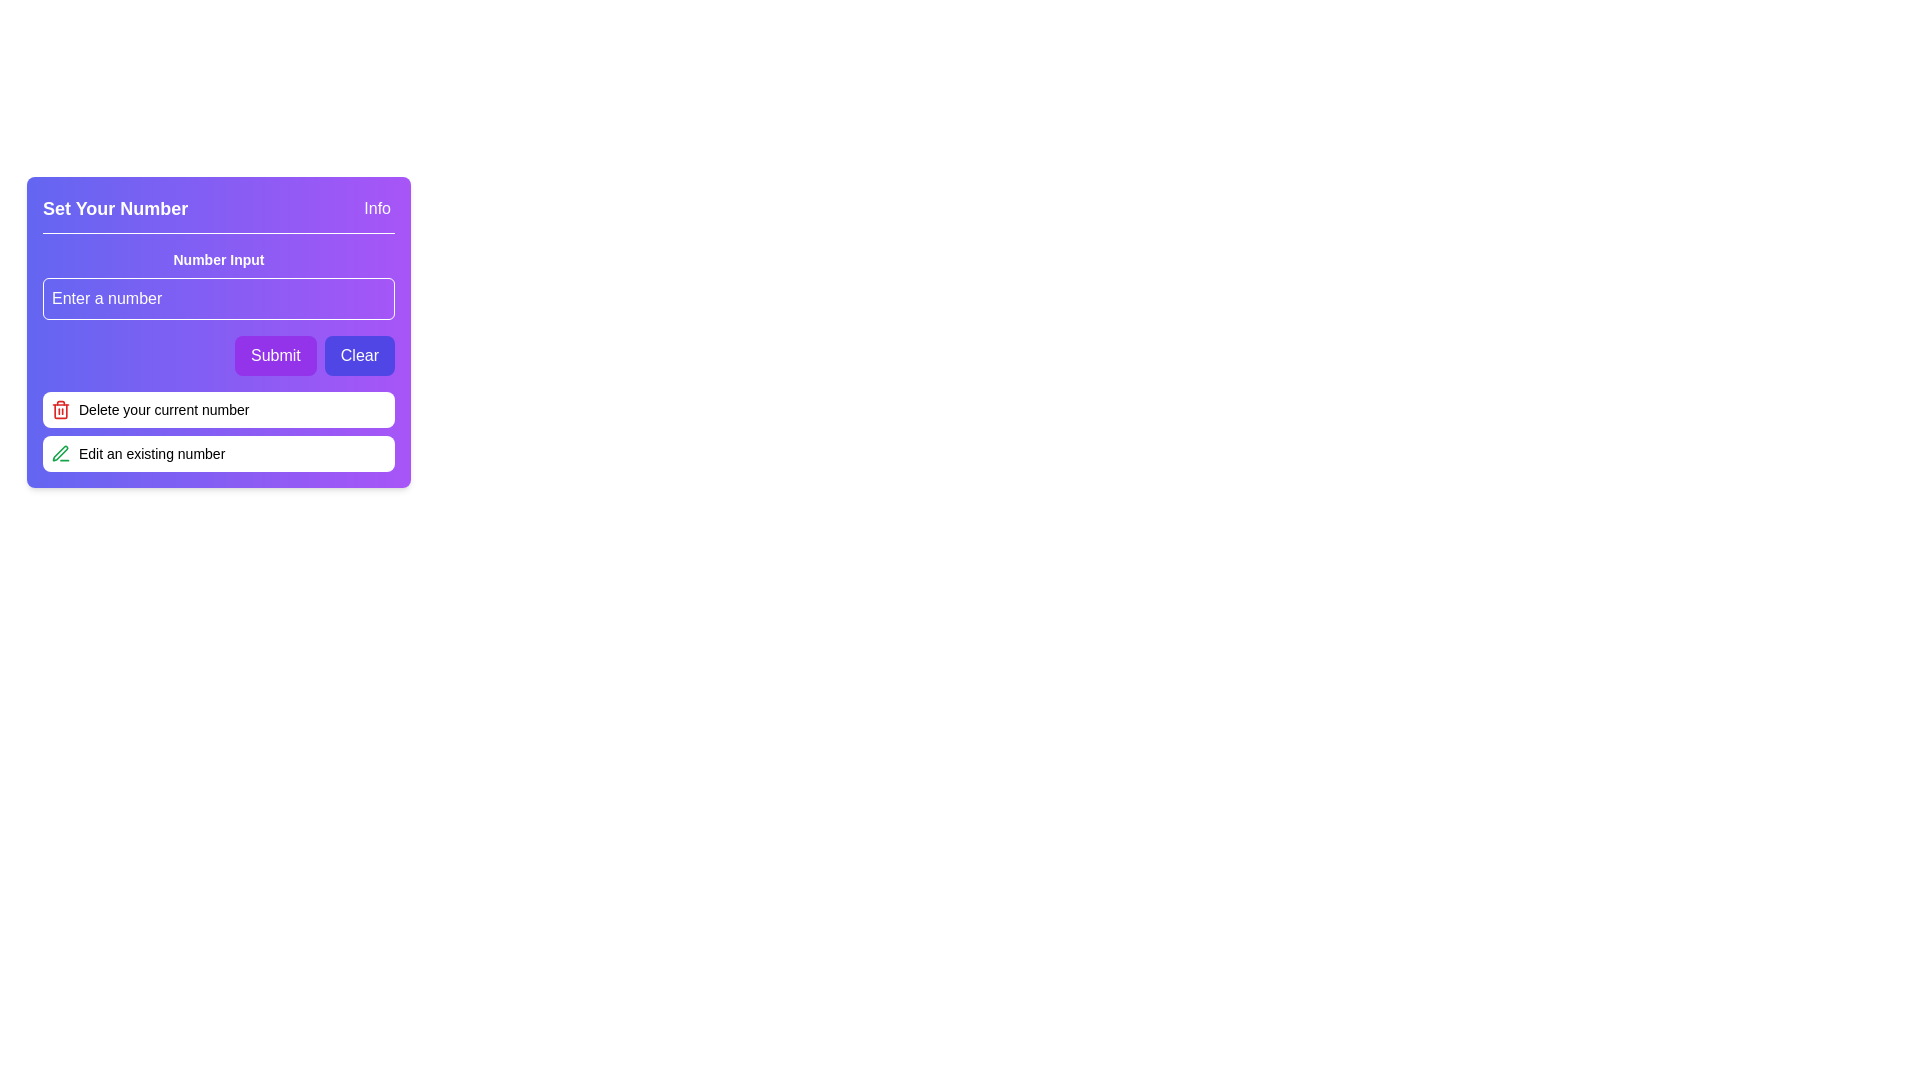 This screenshot has height=1080, width=1920. What do you see at coordinates (219, 454) in the screenshot?
I see `the button that allows the user to edit an existing number, located beneath the 'Delete your current number' element in the 'Set Your Number' section` at bounding box center [219, 454].